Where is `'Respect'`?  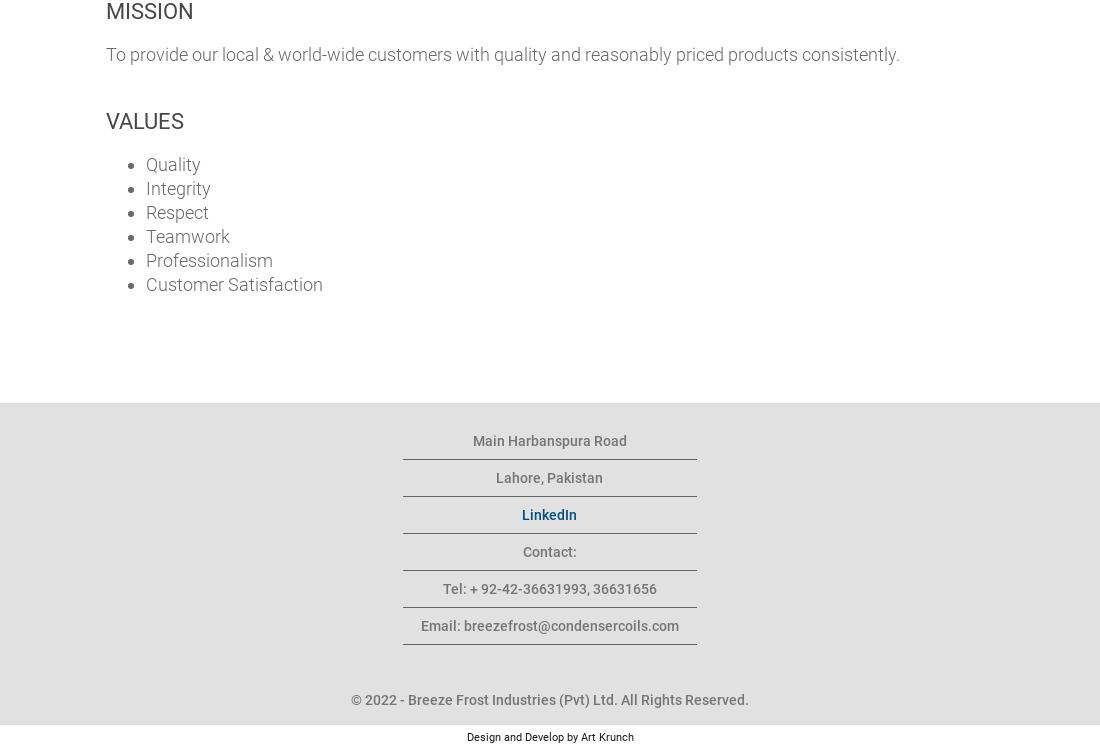 'Respect' is located at coordinates (176, 211).